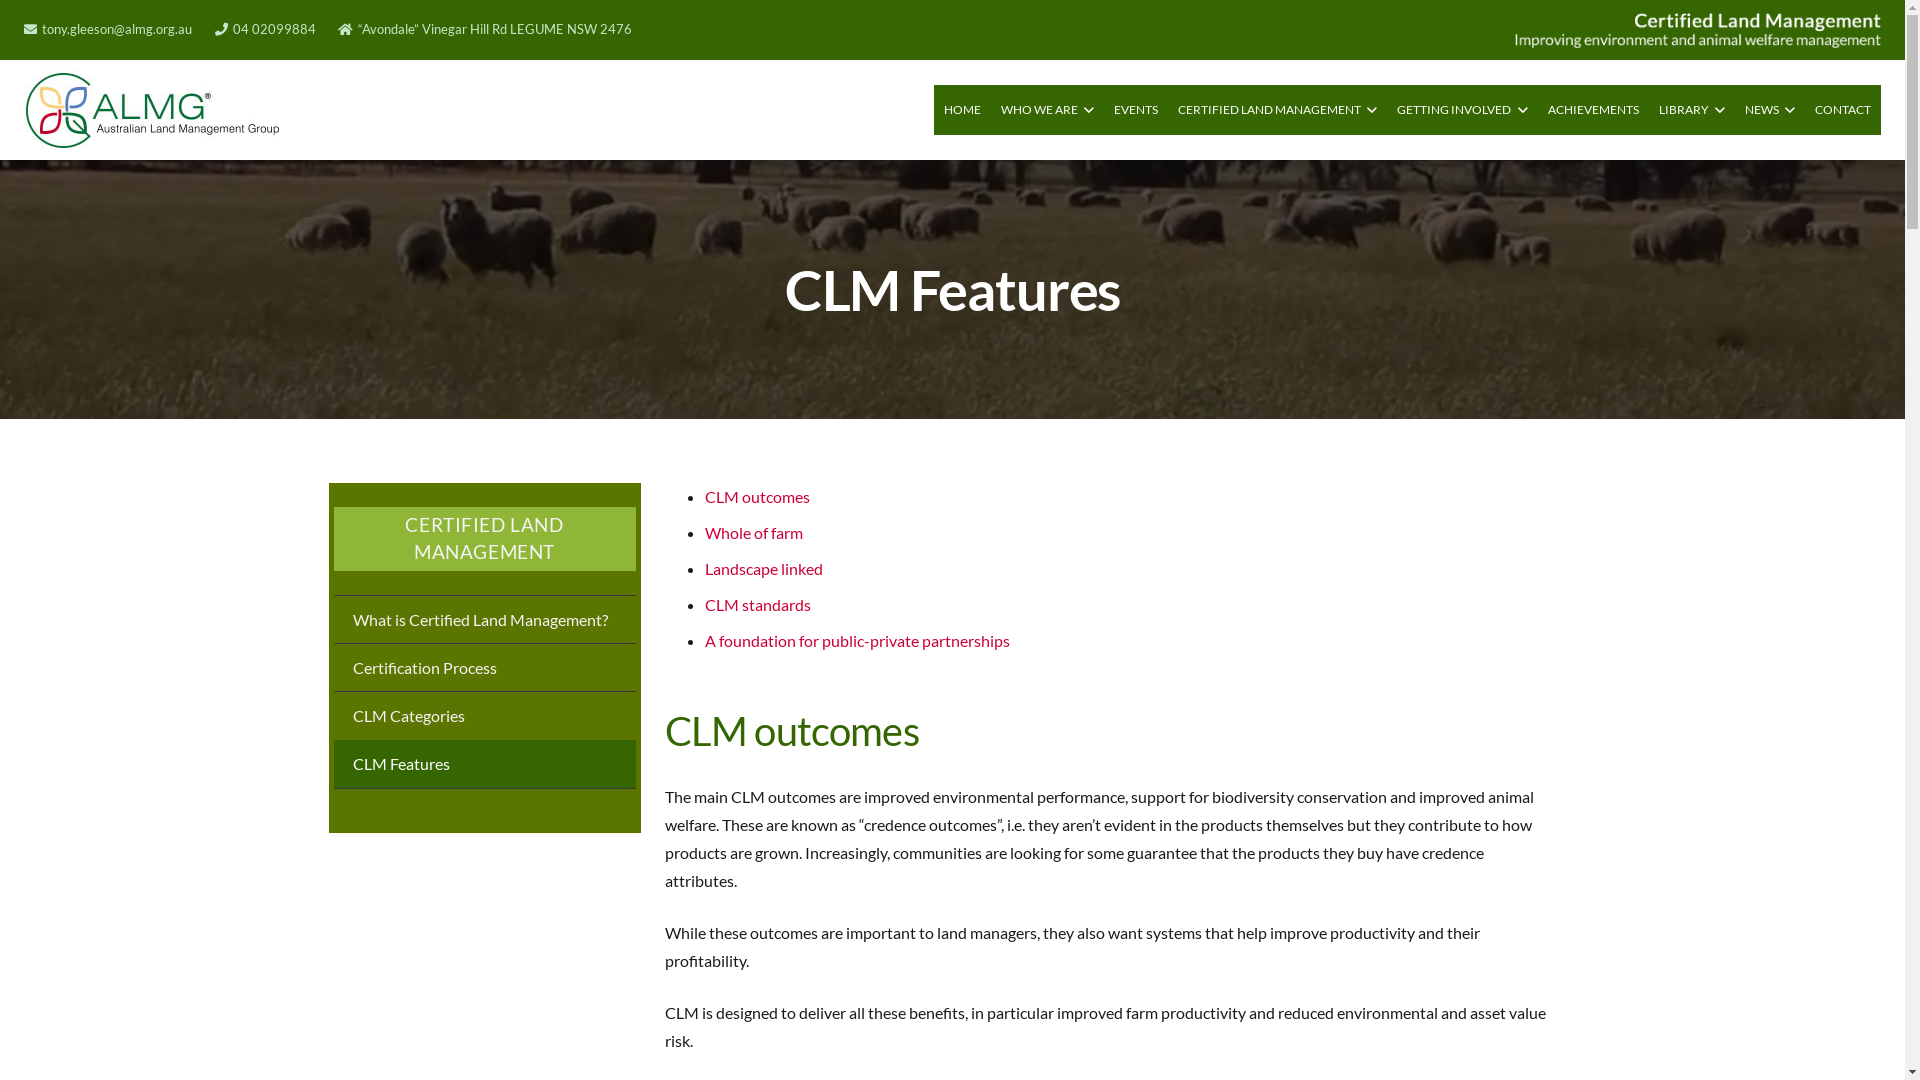 The width and height of the screenshot is (1920, 1080). What do you see at coordinates (1770, 110) in the screenshot?
I see `'NEWS'` at bounding box center [1770, 110].